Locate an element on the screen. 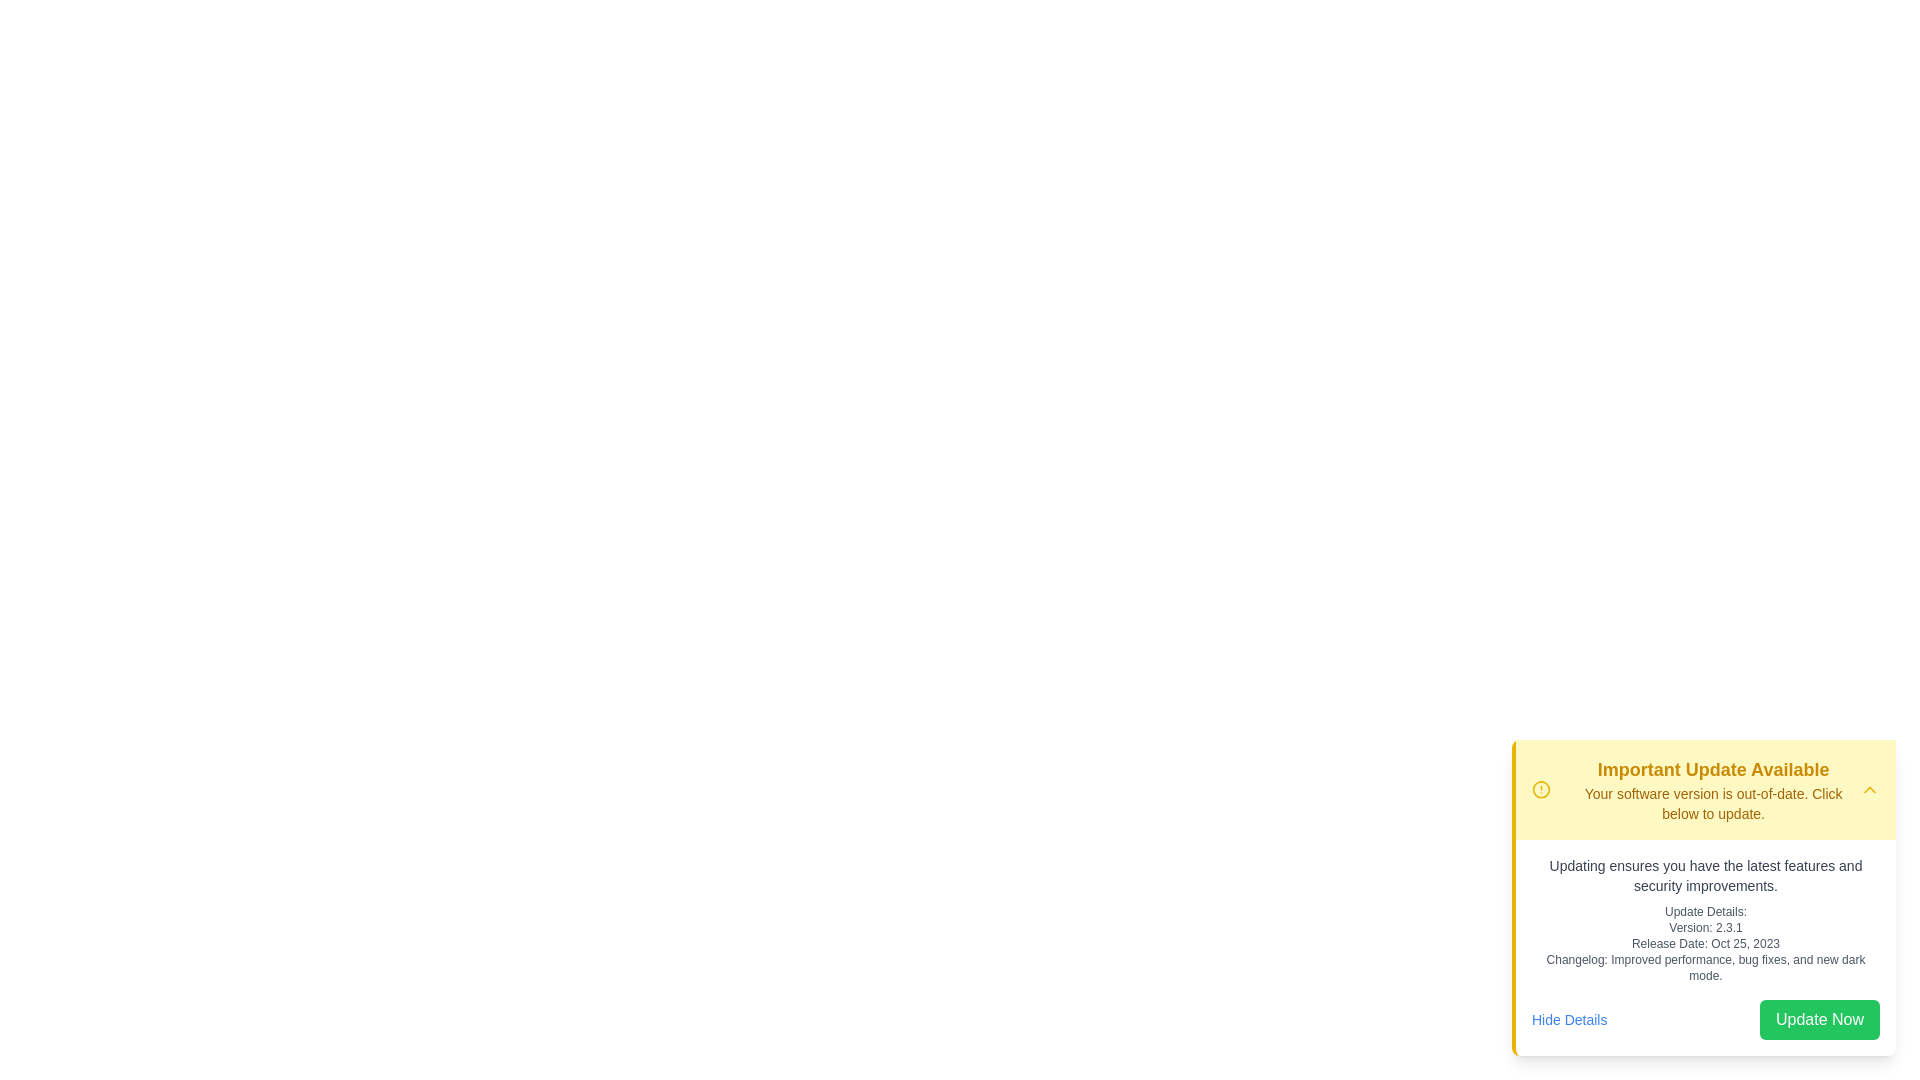 This screenshot has height=1080, width=1920. the informational Text label displaying the current version number of the software, located in the lower-right corner of the interface, positioned below 'Update Details:' and above 'Release Date: Oct 25, 2023' is located at coordinates (1704, 928).